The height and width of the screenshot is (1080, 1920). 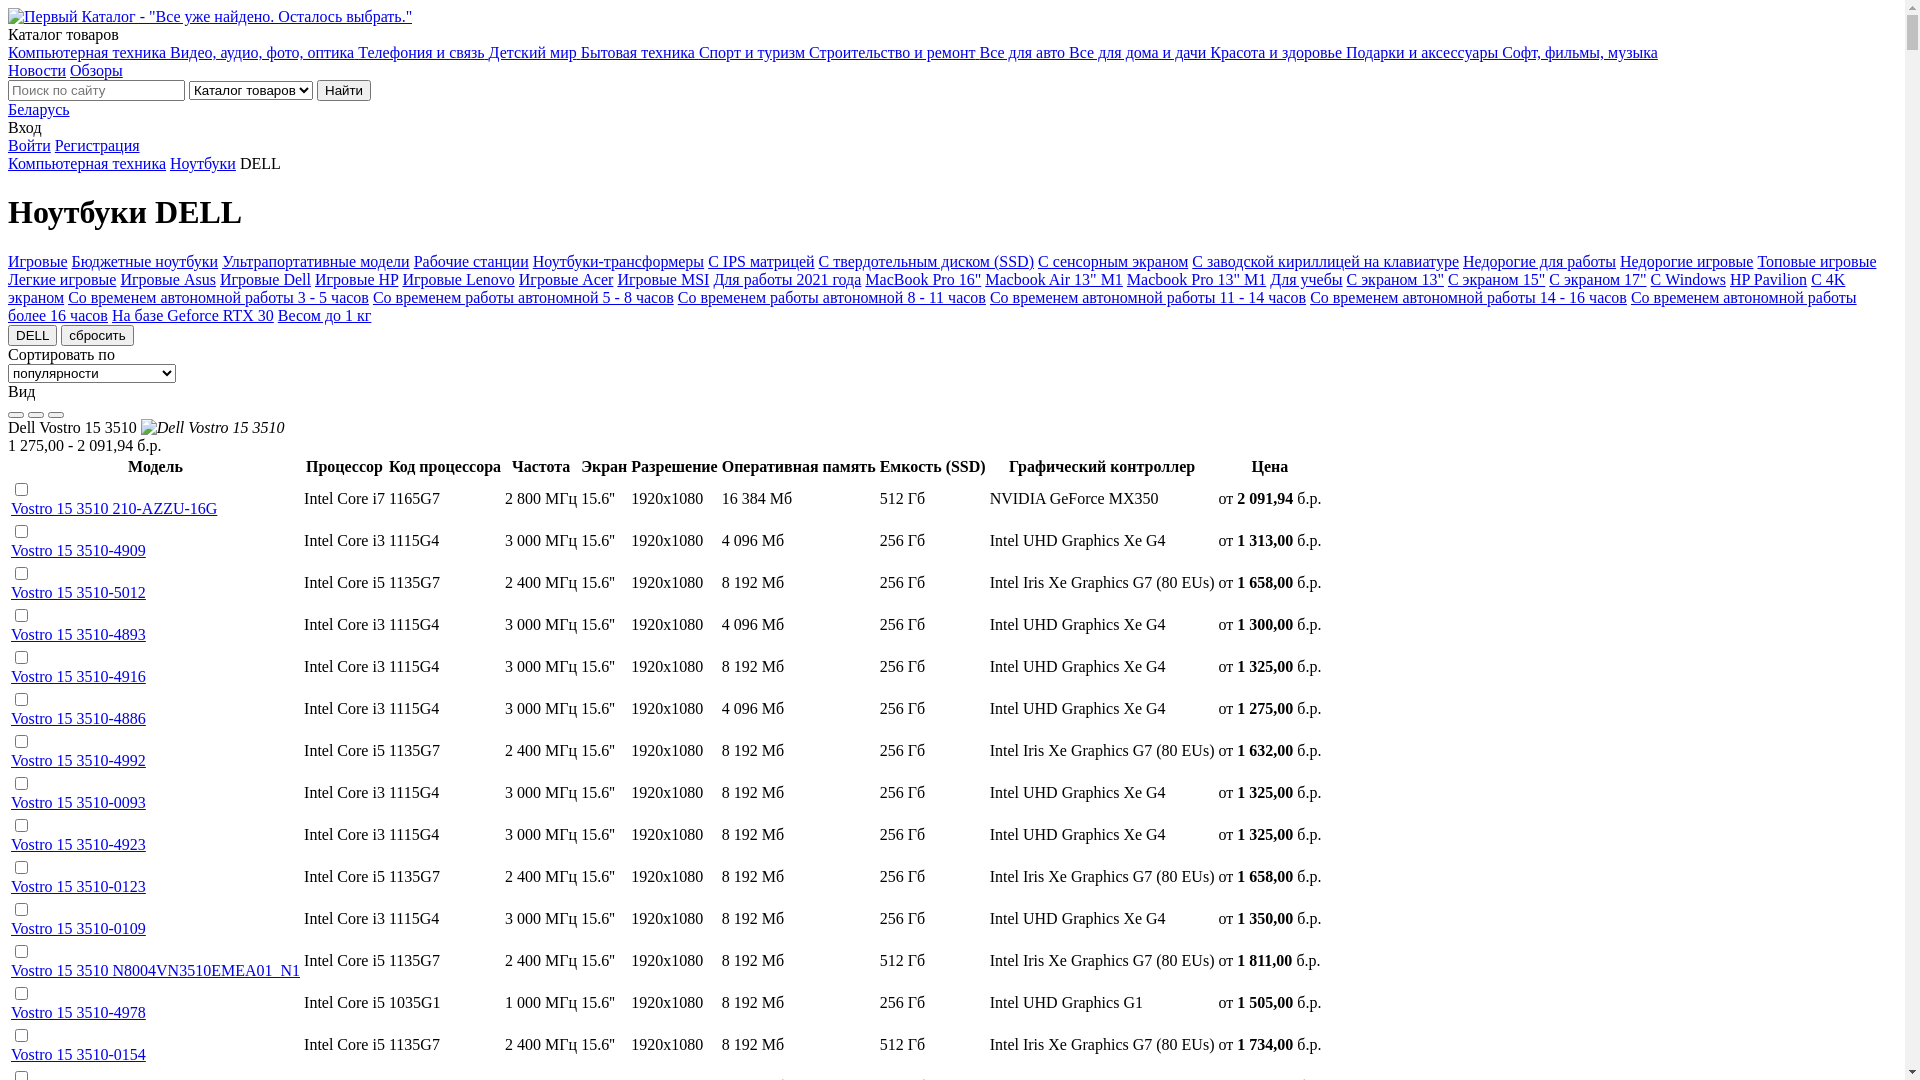 What do you see at coordinates (864, 279) in the screenshot?
I see `'MacBook Pro 16"'` at bounding box center [864, 279].